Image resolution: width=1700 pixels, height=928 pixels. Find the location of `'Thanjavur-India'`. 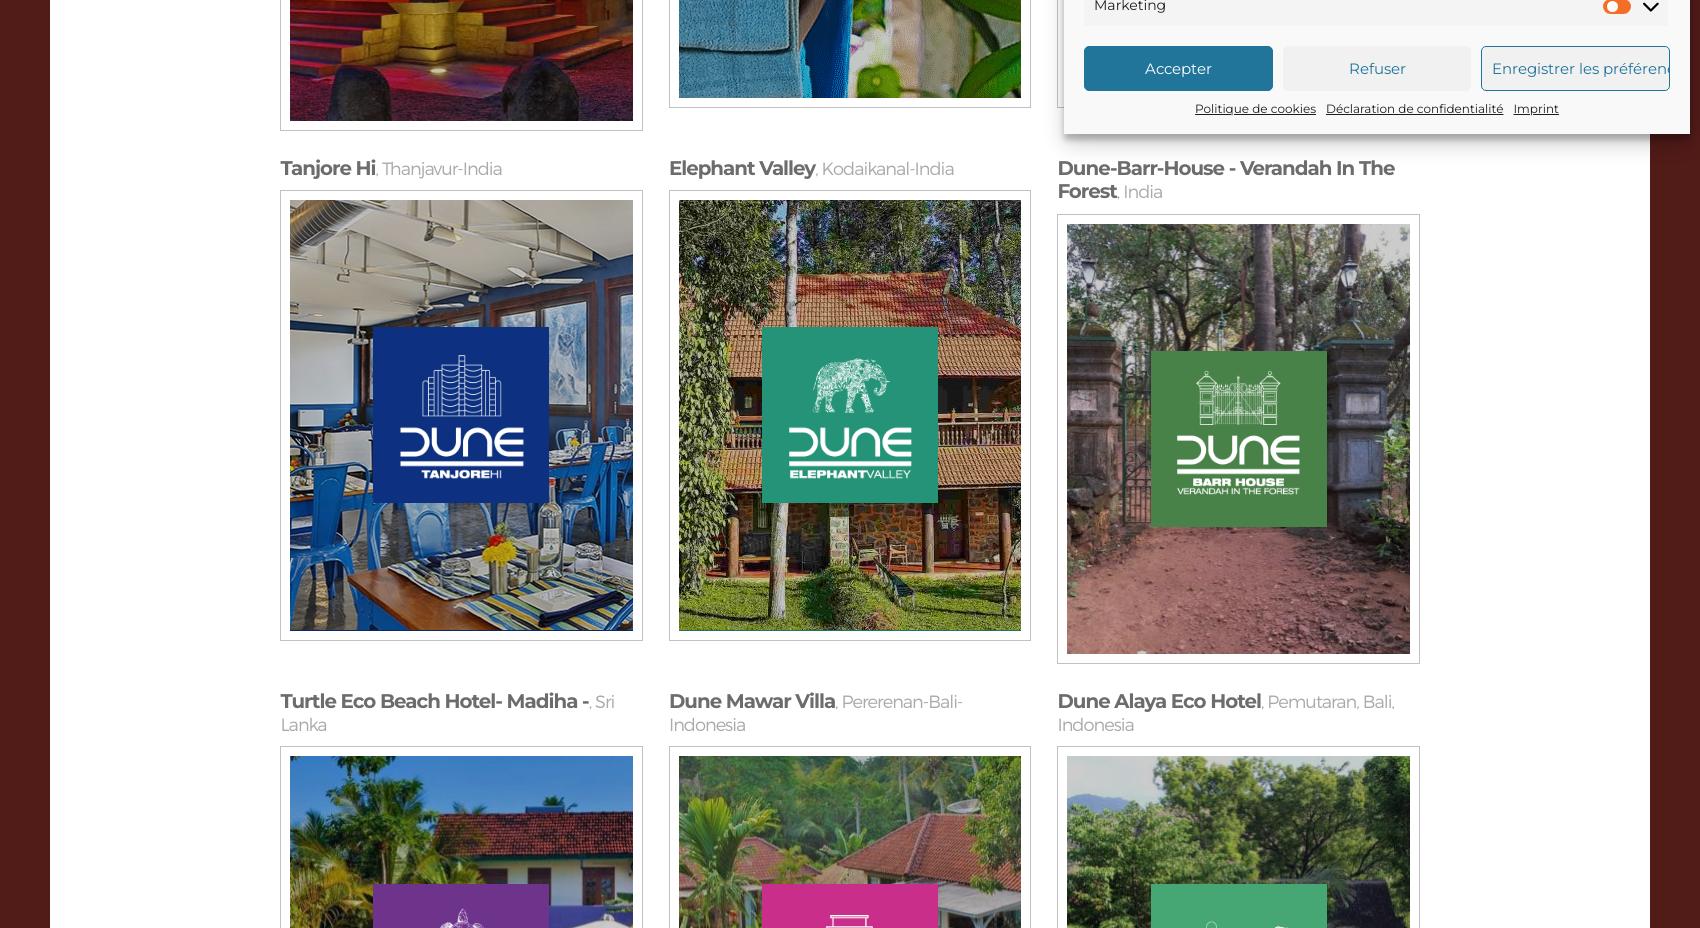

'Thanjavur-India' is located at coordinates (379, 169).